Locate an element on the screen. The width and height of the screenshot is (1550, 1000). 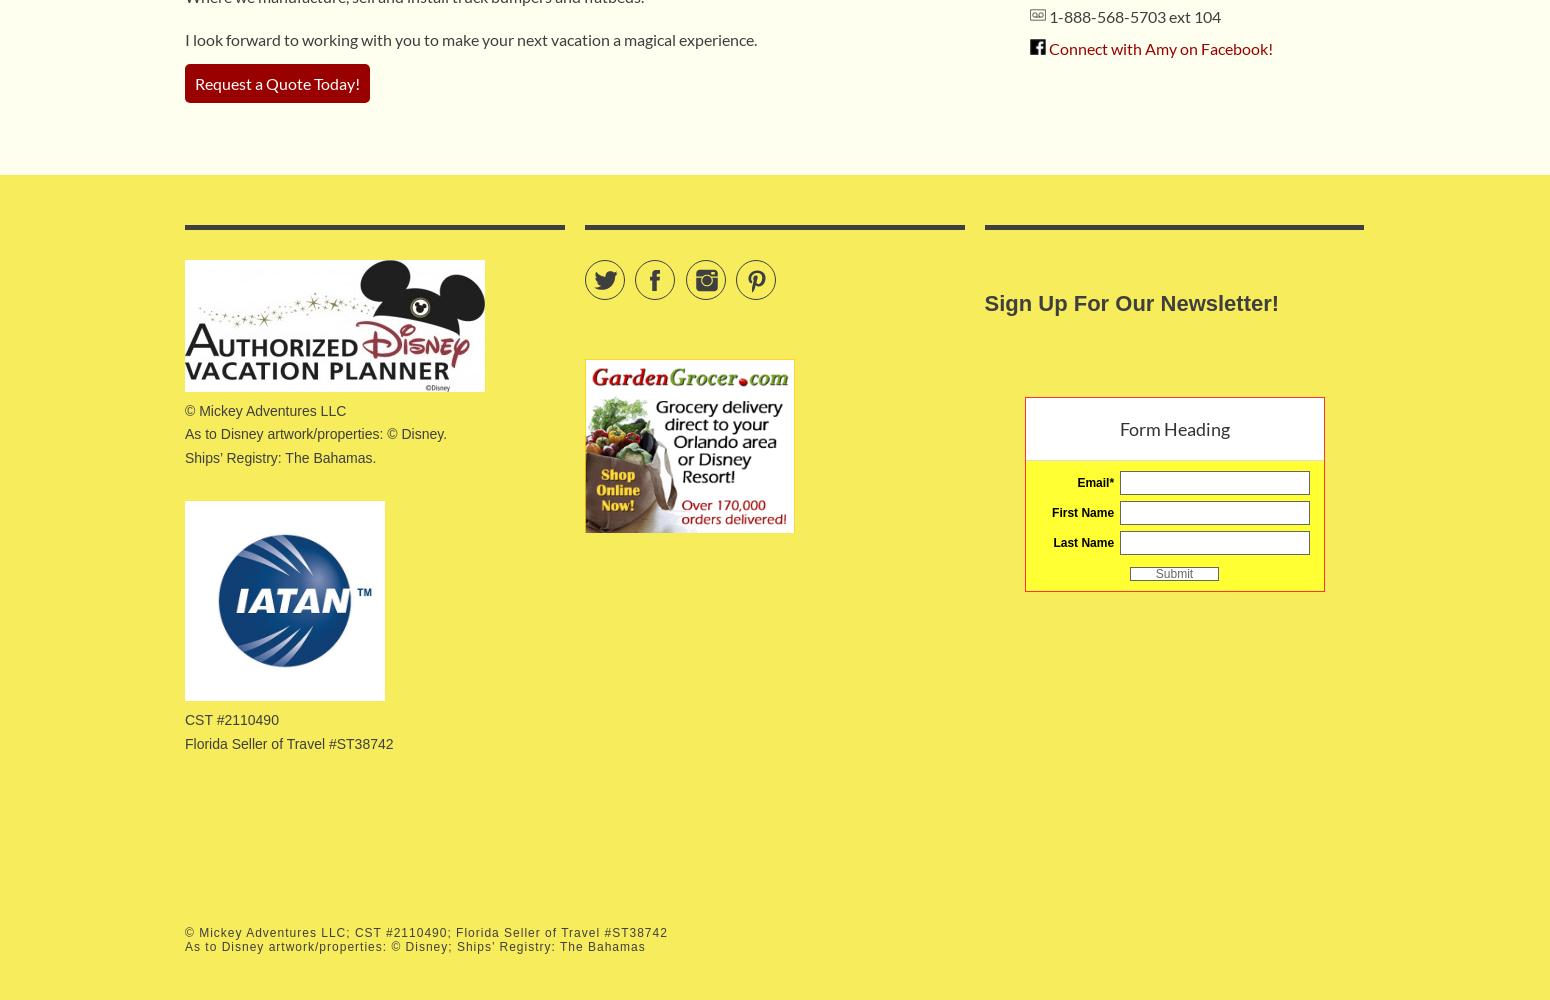
'I look forward to working with you to make your next vacation a magical experience.' is located at coordinates (184, 39).